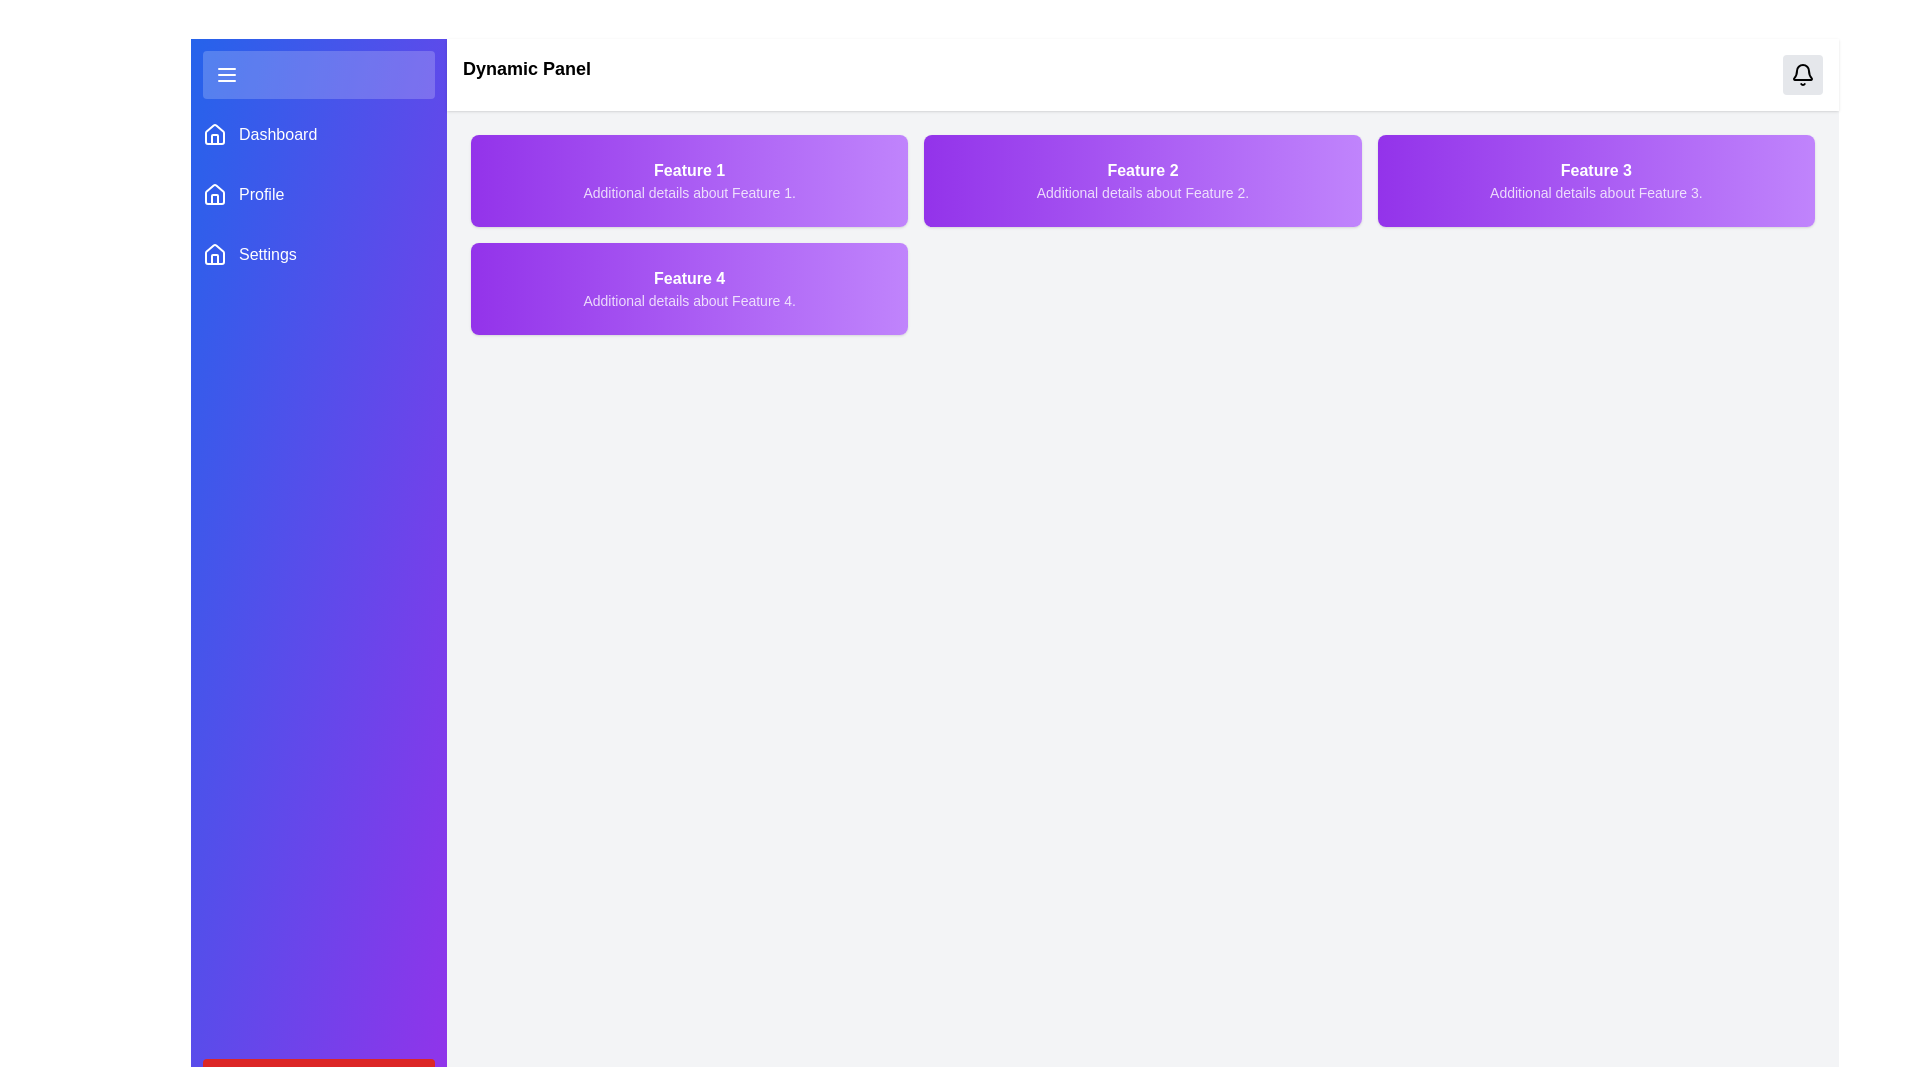  What do you see at coordinates (215, 135) in the screenshot?
I see `the house outline icon in the sidebar menu` at bounding box center [215, 135].